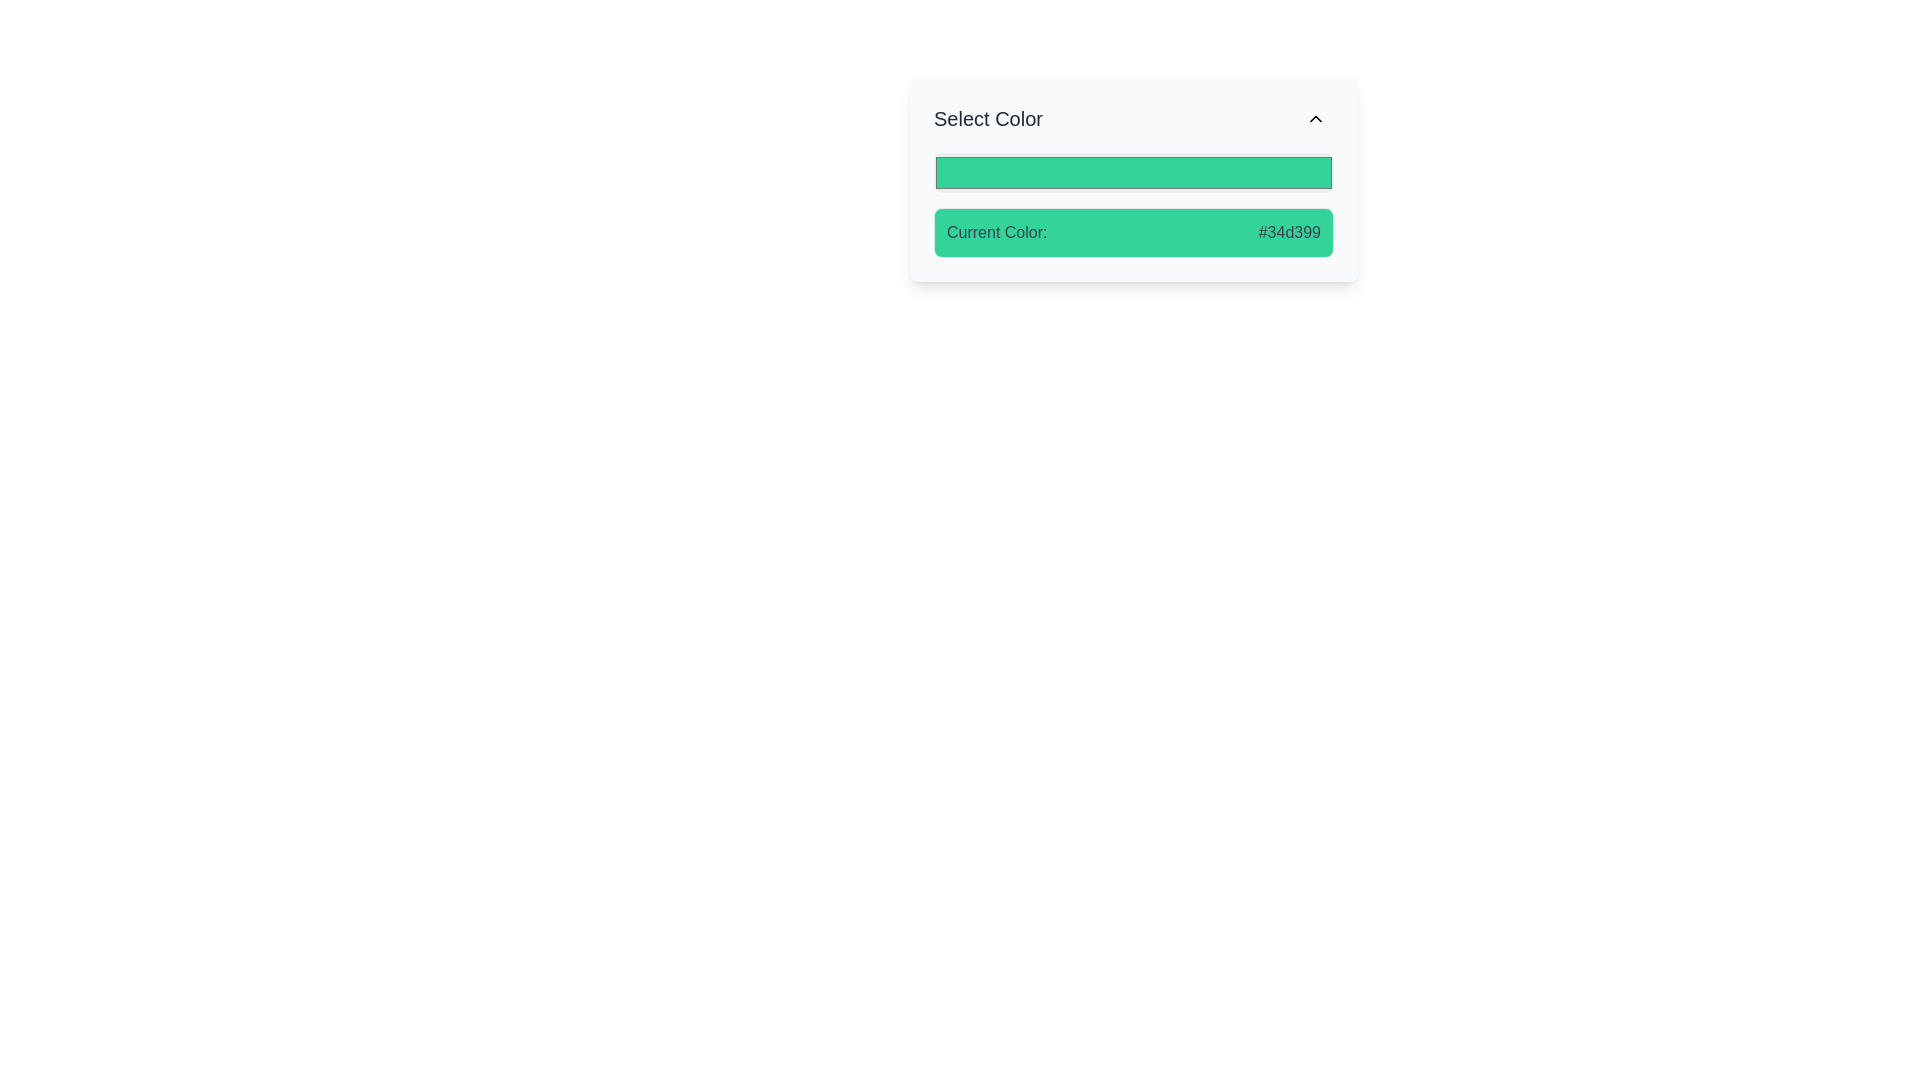 This screenshot has height=1080, width=1920. What do you see at coordinates (1289, 231) in the screenshot?
I see `the text displaying the color code '#34d399' located on the right side of the 'Current Color:' label within a light green card under the 'Select Color' dropdown panel` at bounding box center [1289, 231].